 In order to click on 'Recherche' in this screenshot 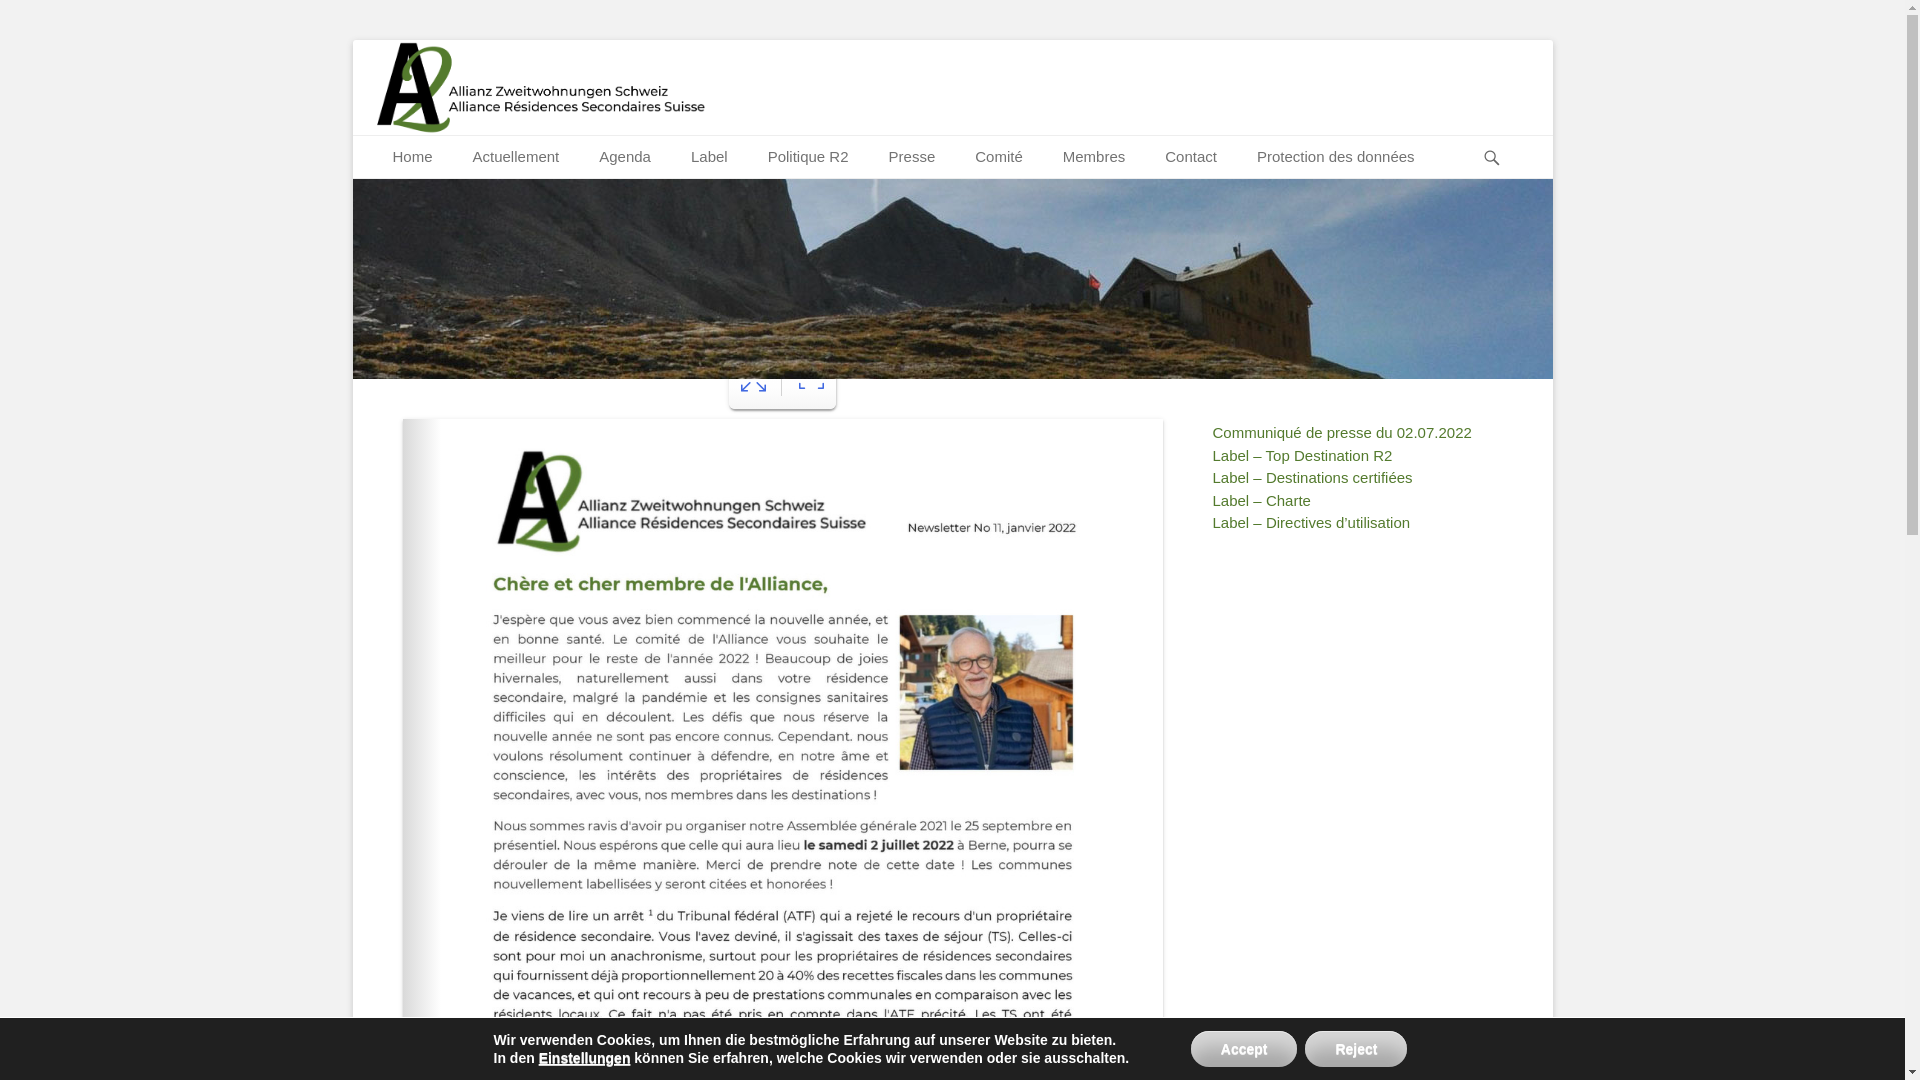, I will do `click(1502, 135)`.